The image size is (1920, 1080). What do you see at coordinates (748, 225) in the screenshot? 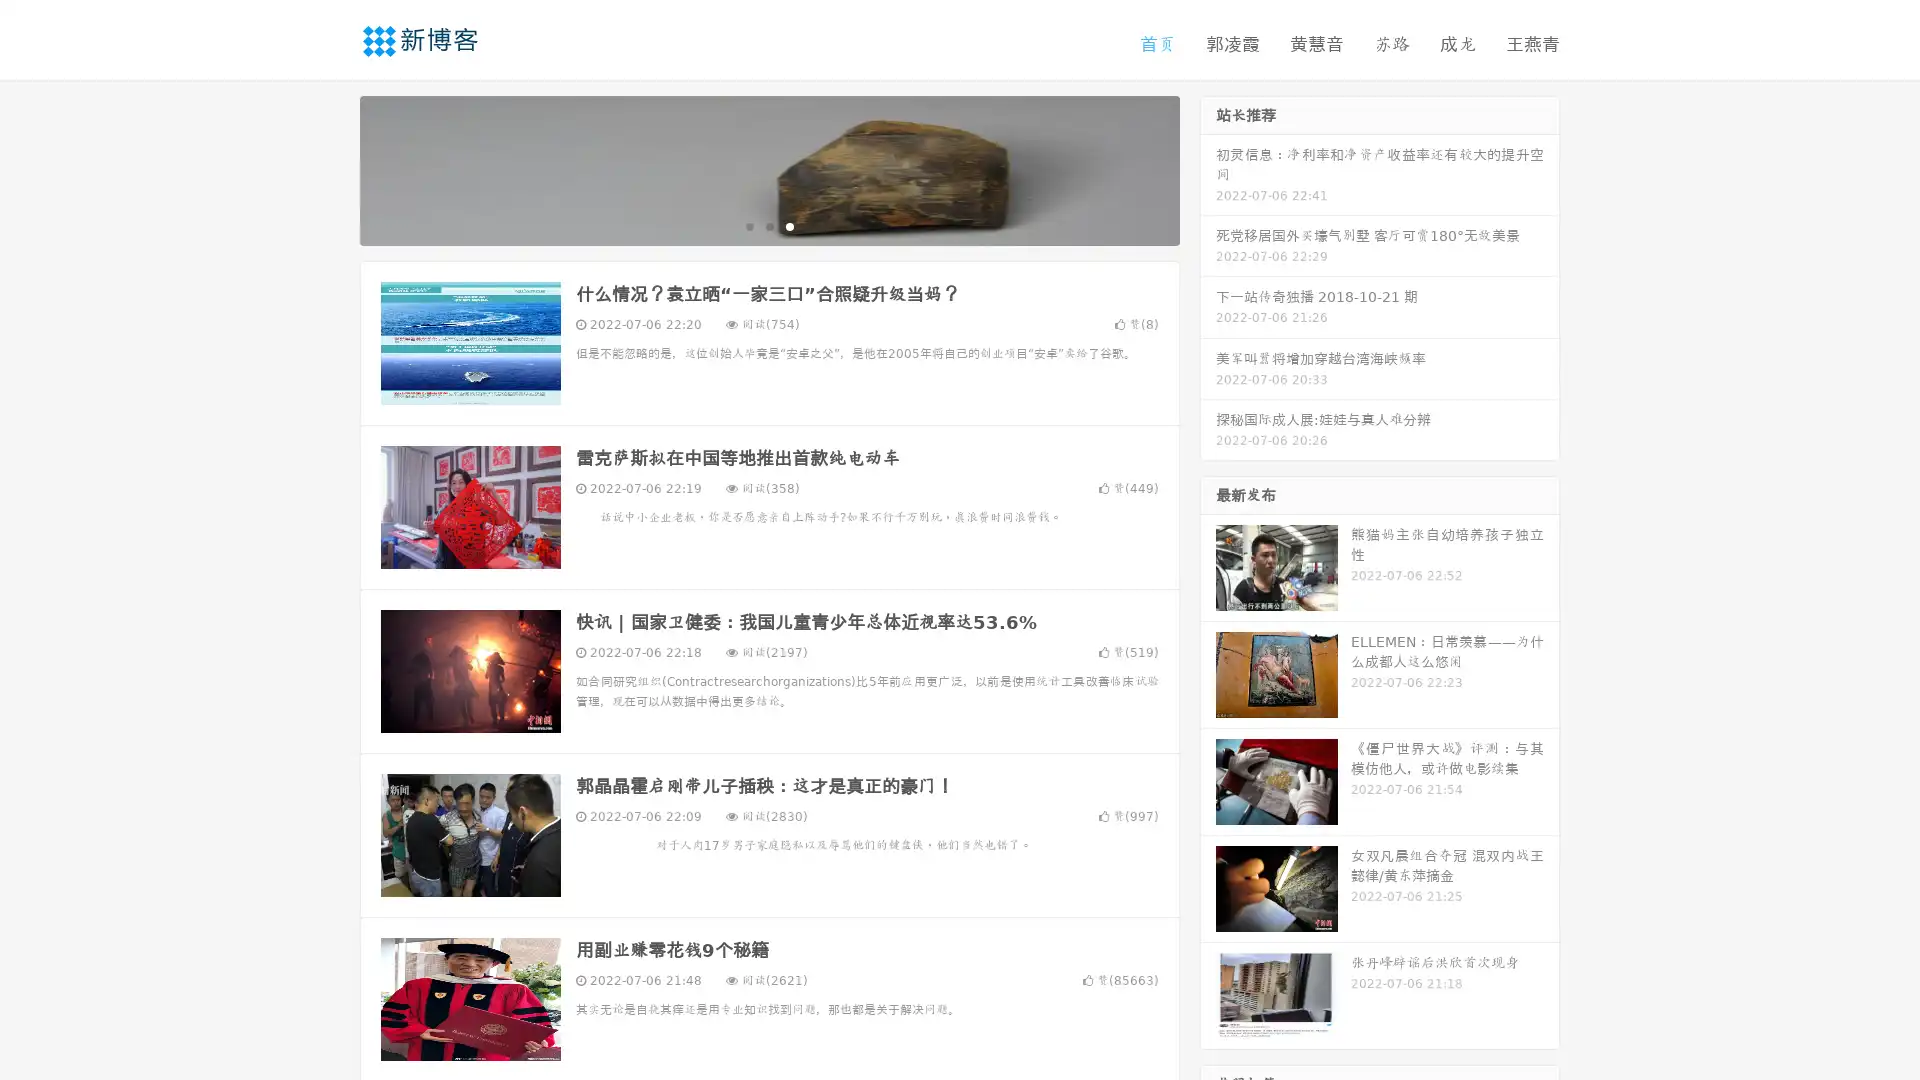
I see `Go to slide 1` at bounding box center [748, 225].